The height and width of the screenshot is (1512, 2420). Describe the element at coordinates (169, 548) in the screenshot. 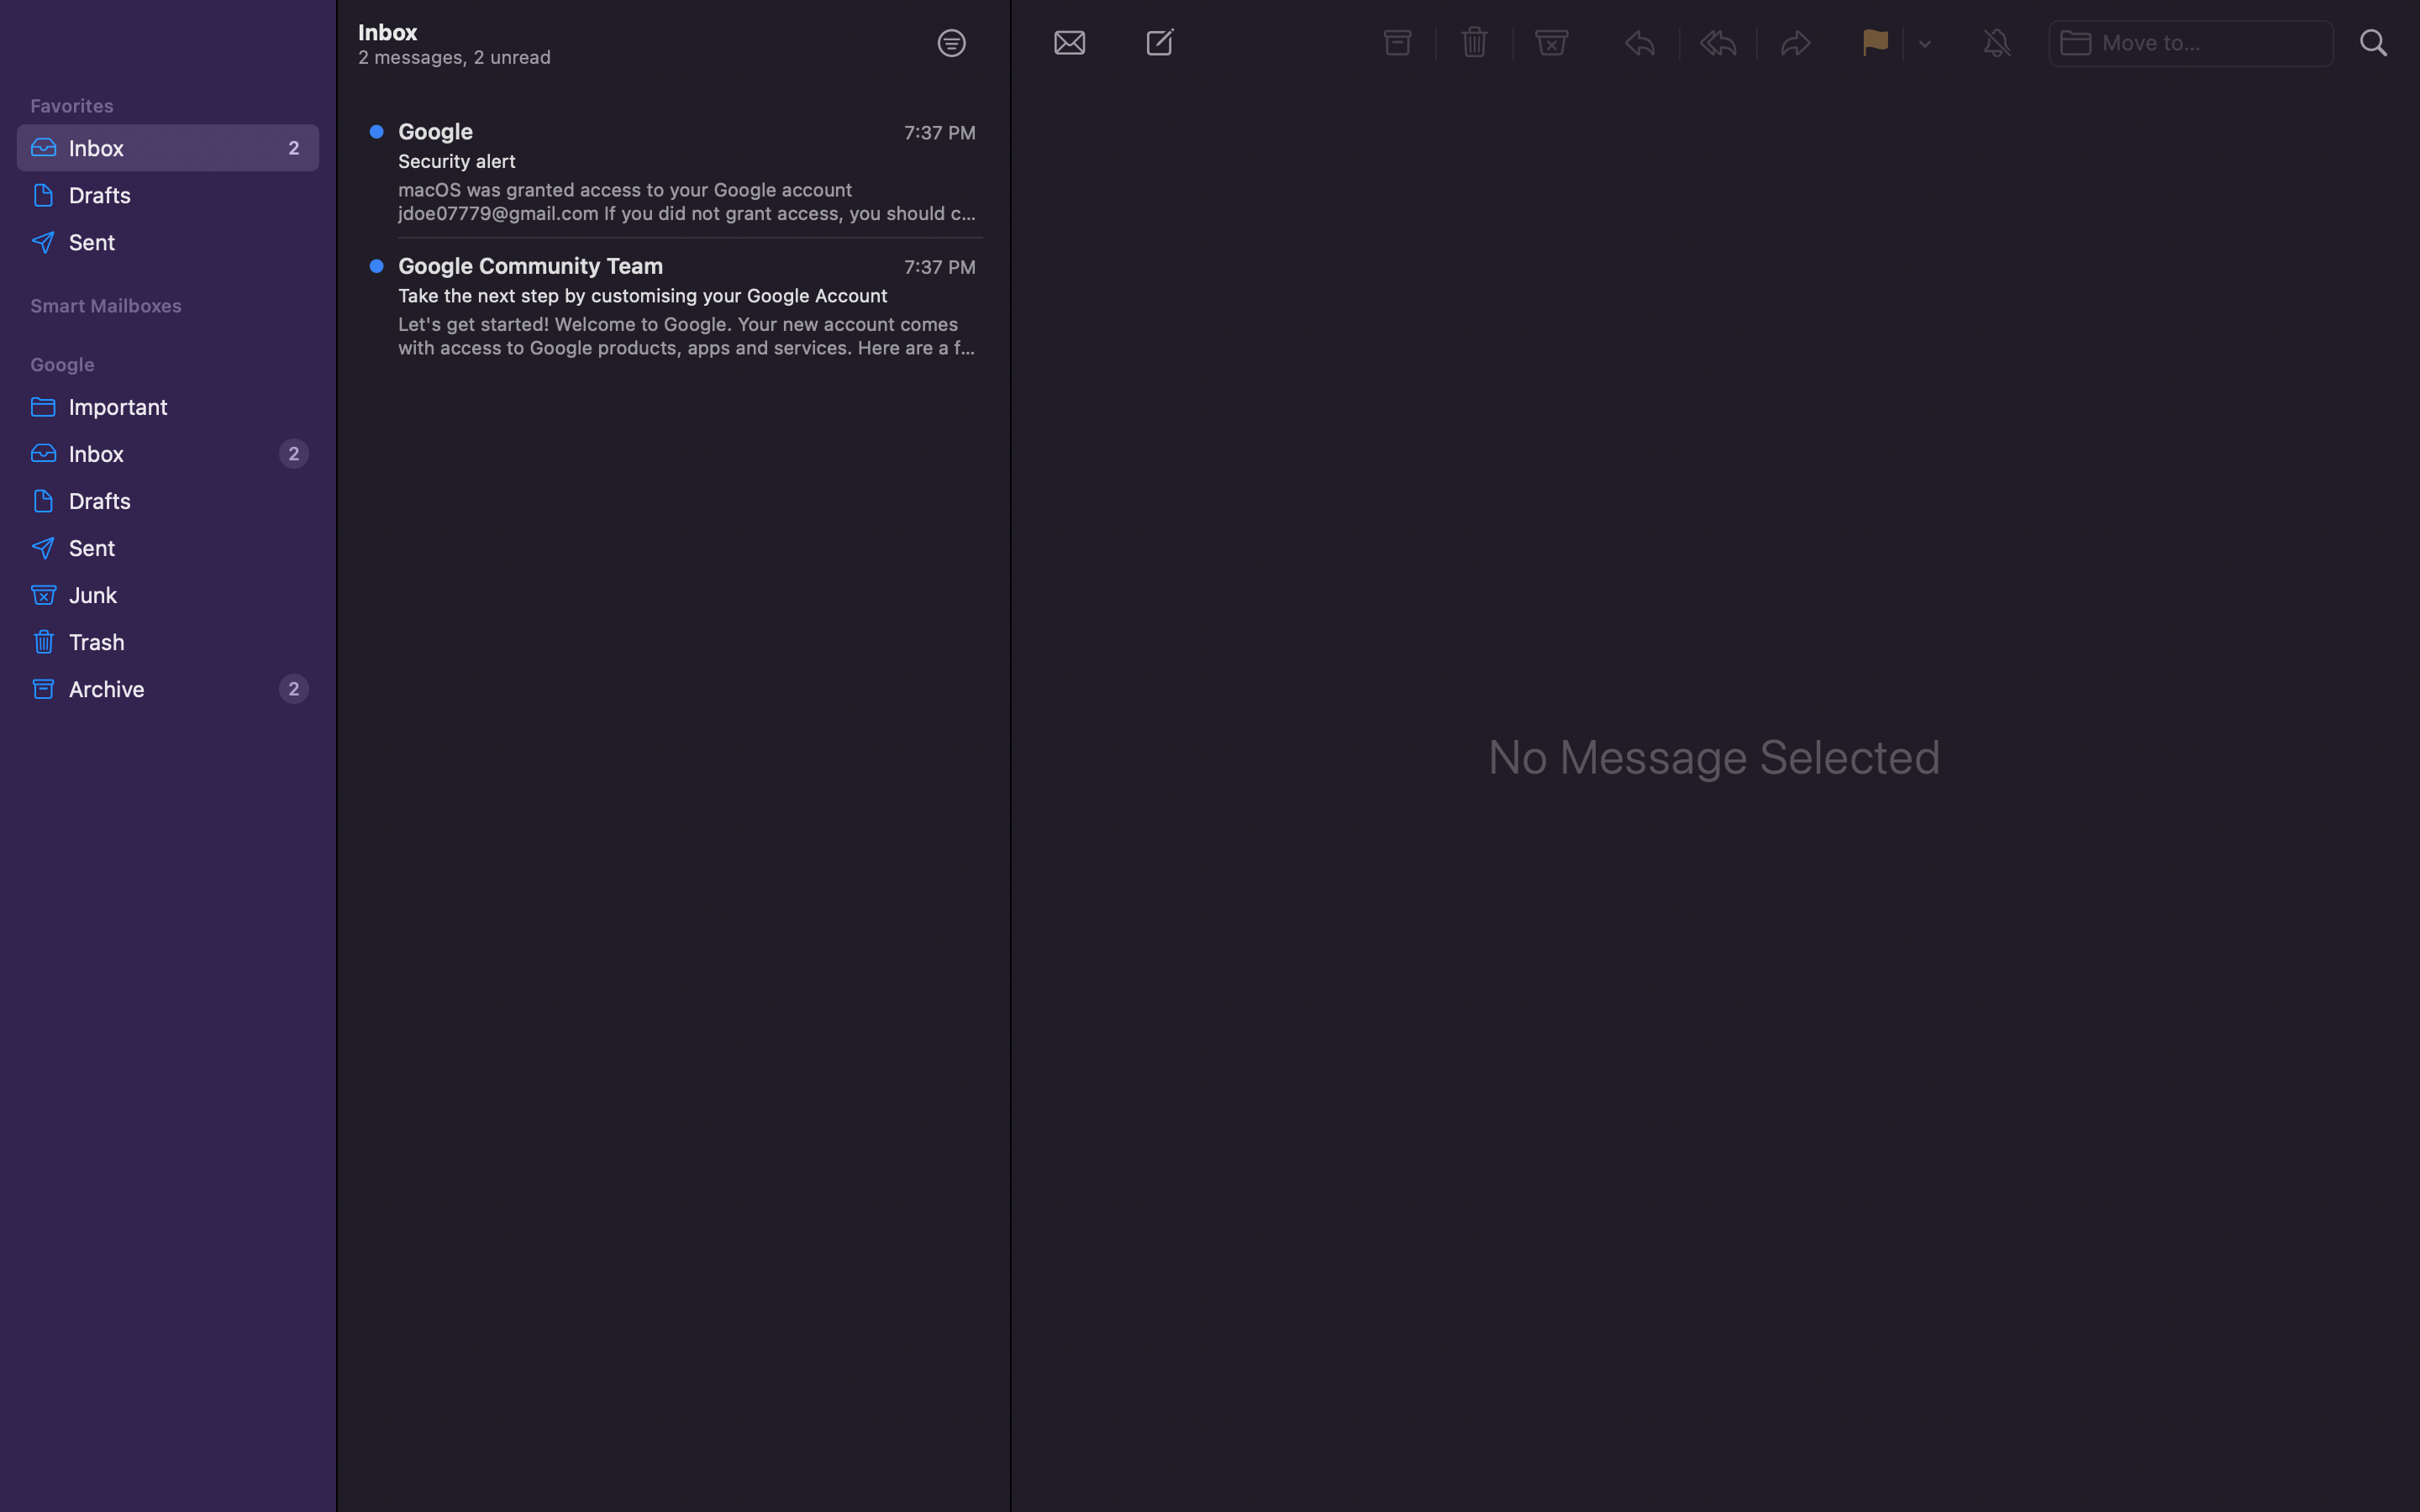

I see `Review sent messages` at that location.